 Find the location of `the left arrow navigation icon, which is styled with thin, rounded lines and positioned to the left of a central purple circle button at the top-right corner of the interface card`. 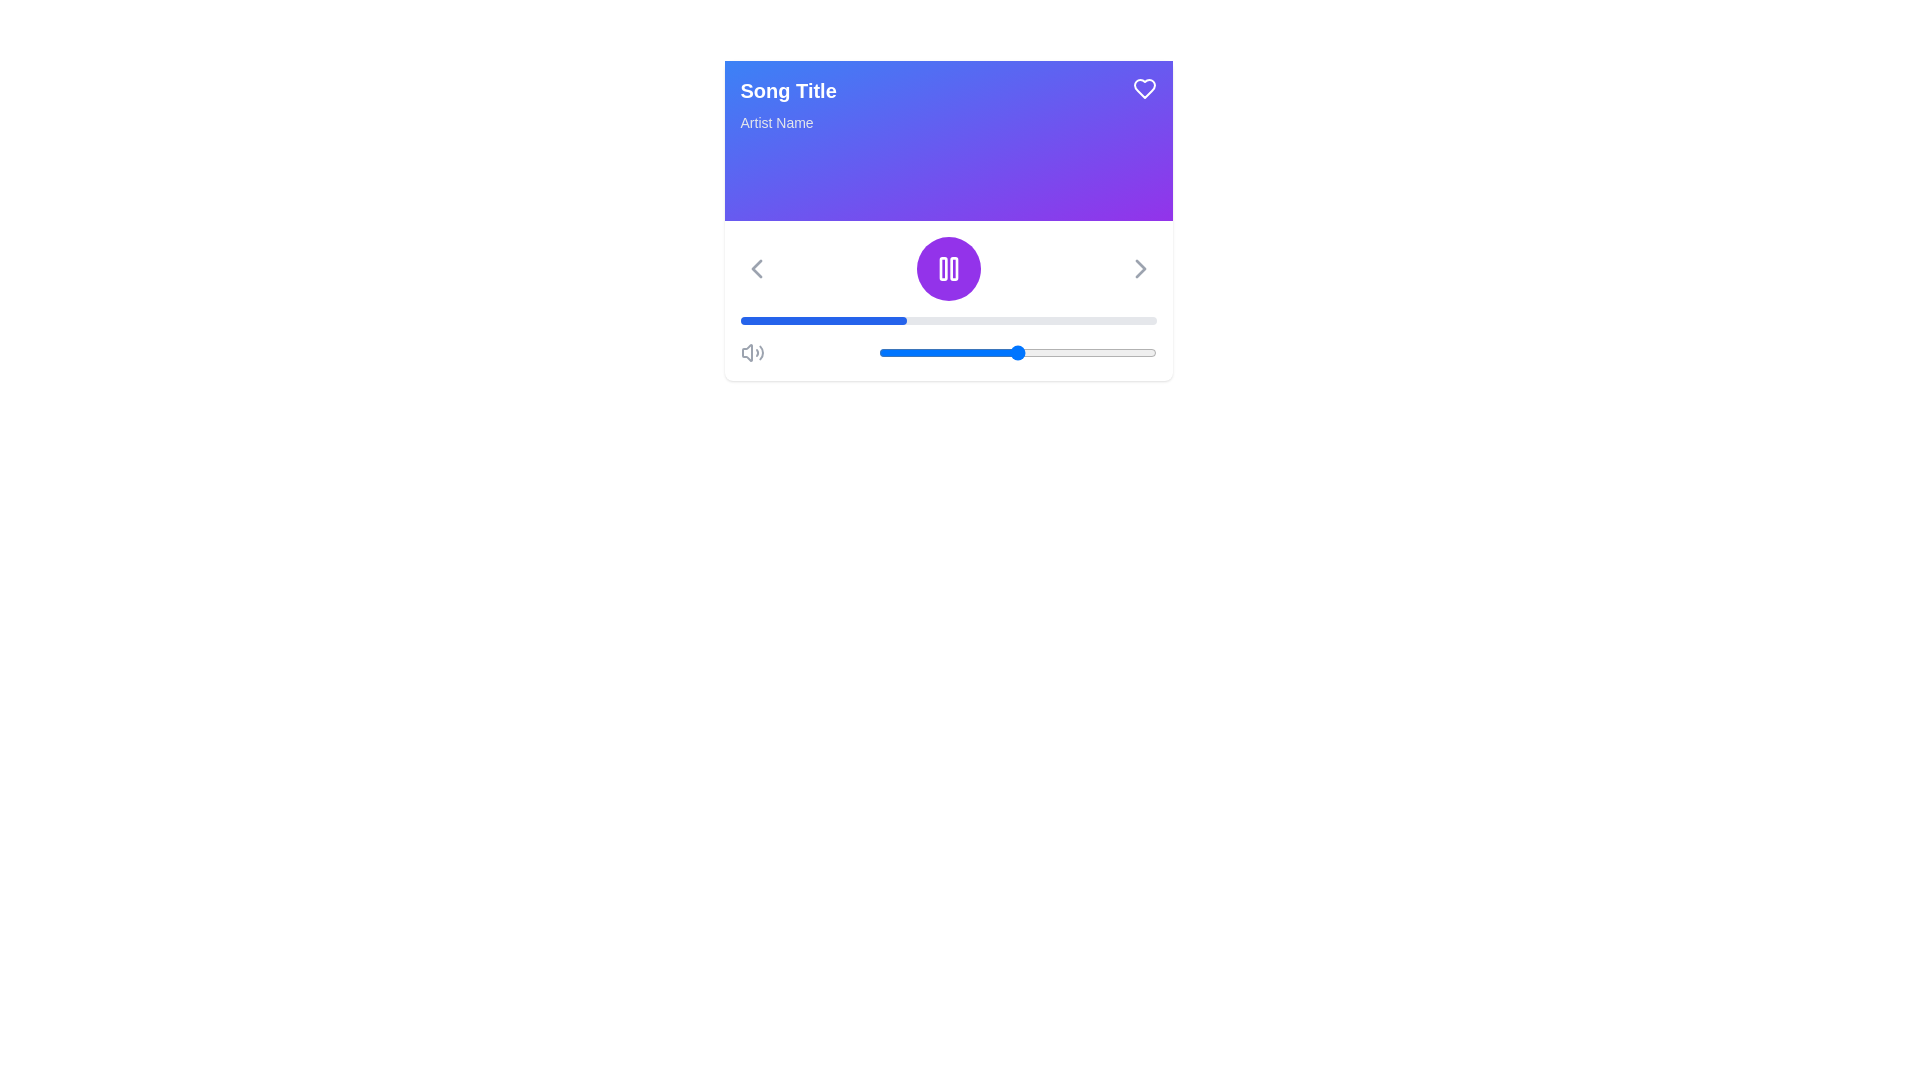

the left arrow navigation icon, which is styled with thin, rounded lines and positioned to the left of a central purple circle button at the top-right corner of the interface card is located at coordinates (755, 268).